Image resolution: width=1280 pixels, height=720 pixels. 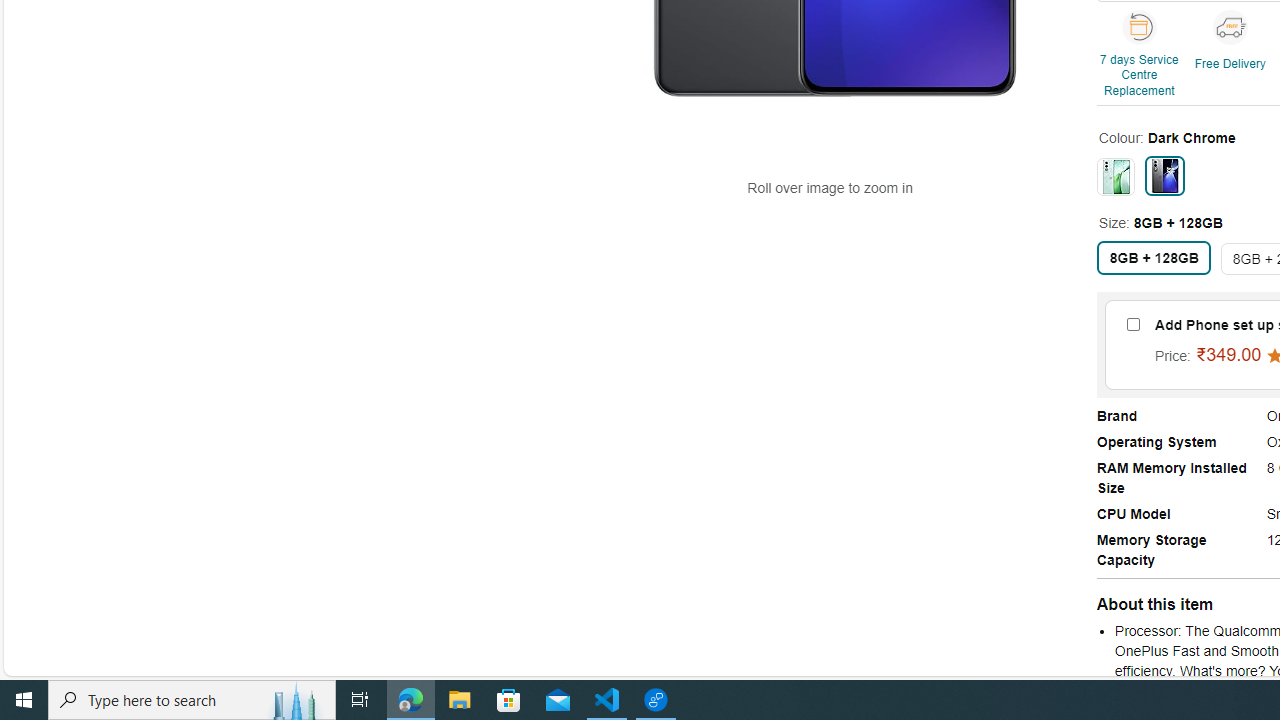 What do you see at coordinates (1153, 256) in the screenshot?
I see `'8GB + 128GB'` at bounding box center [1153, 256].